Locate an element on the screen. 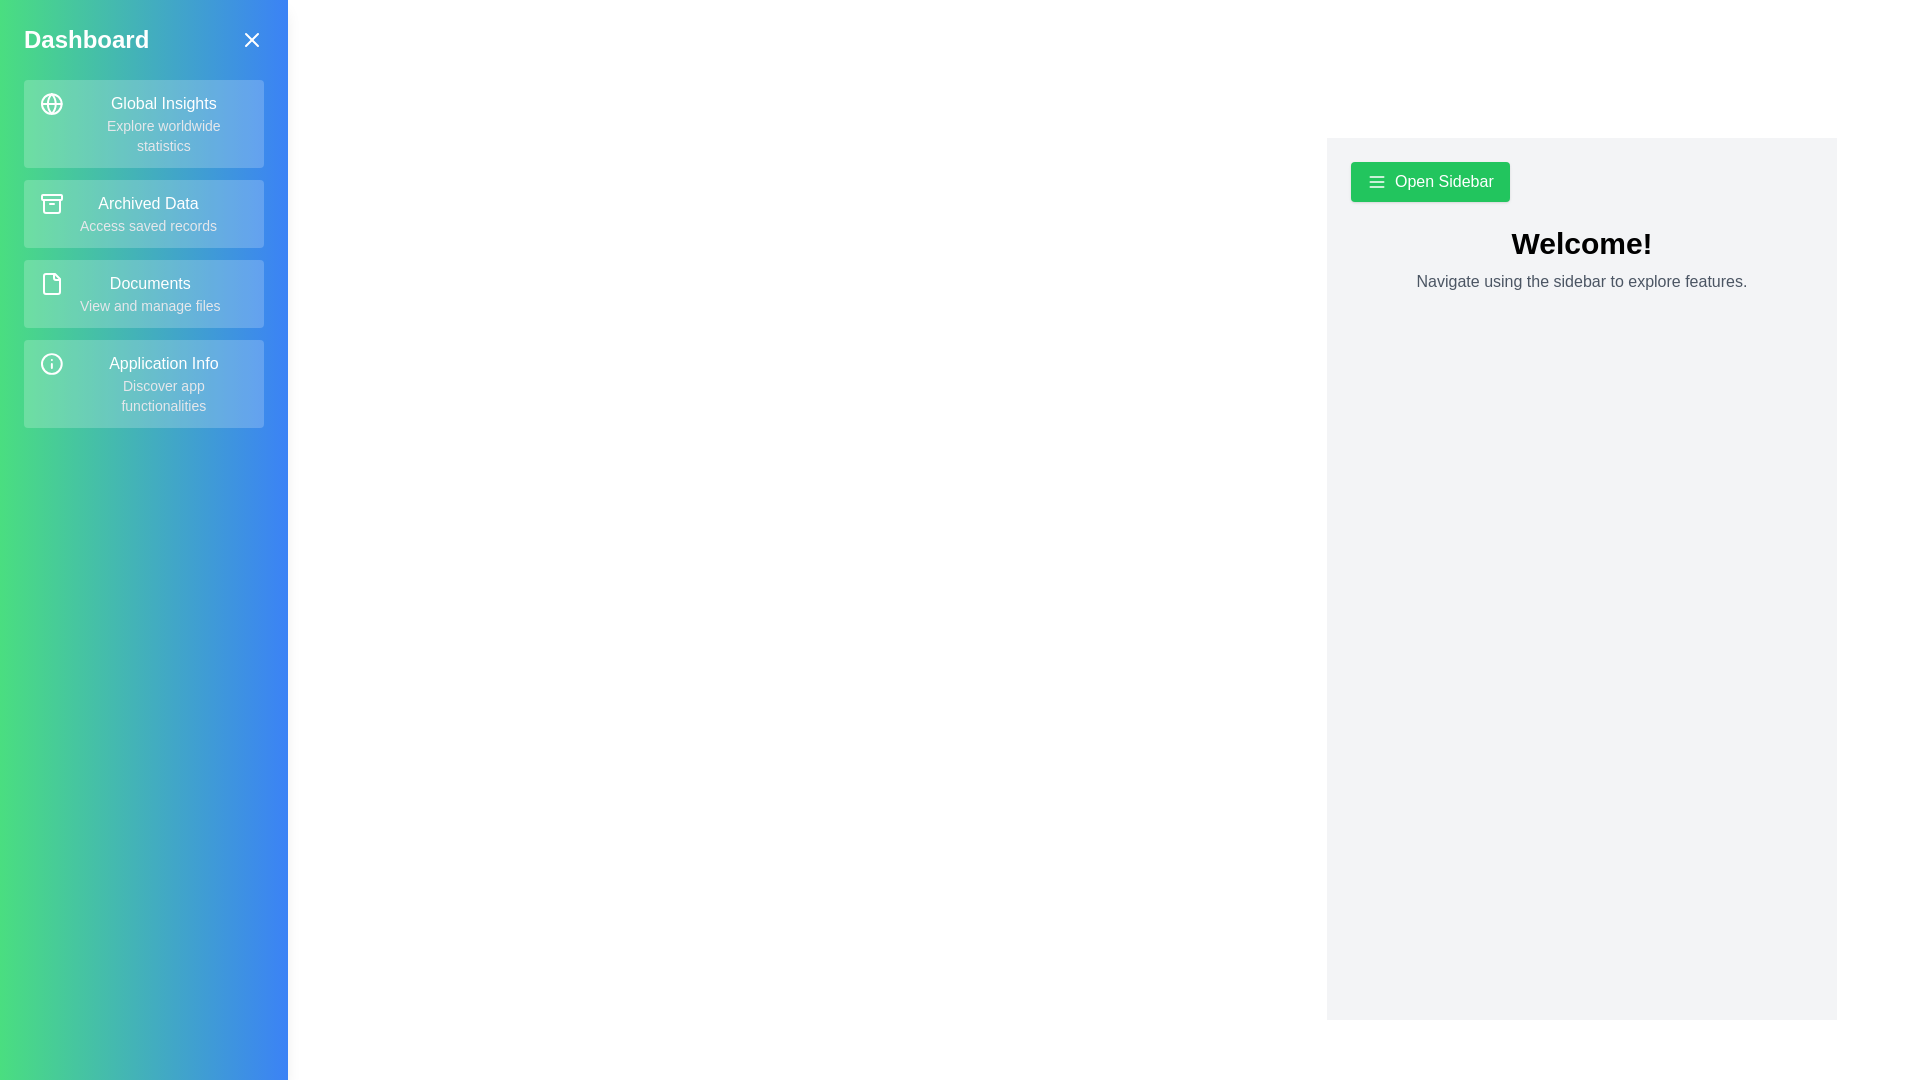  the menu item Documents in the sidebar is located at coordinates (143, 293).